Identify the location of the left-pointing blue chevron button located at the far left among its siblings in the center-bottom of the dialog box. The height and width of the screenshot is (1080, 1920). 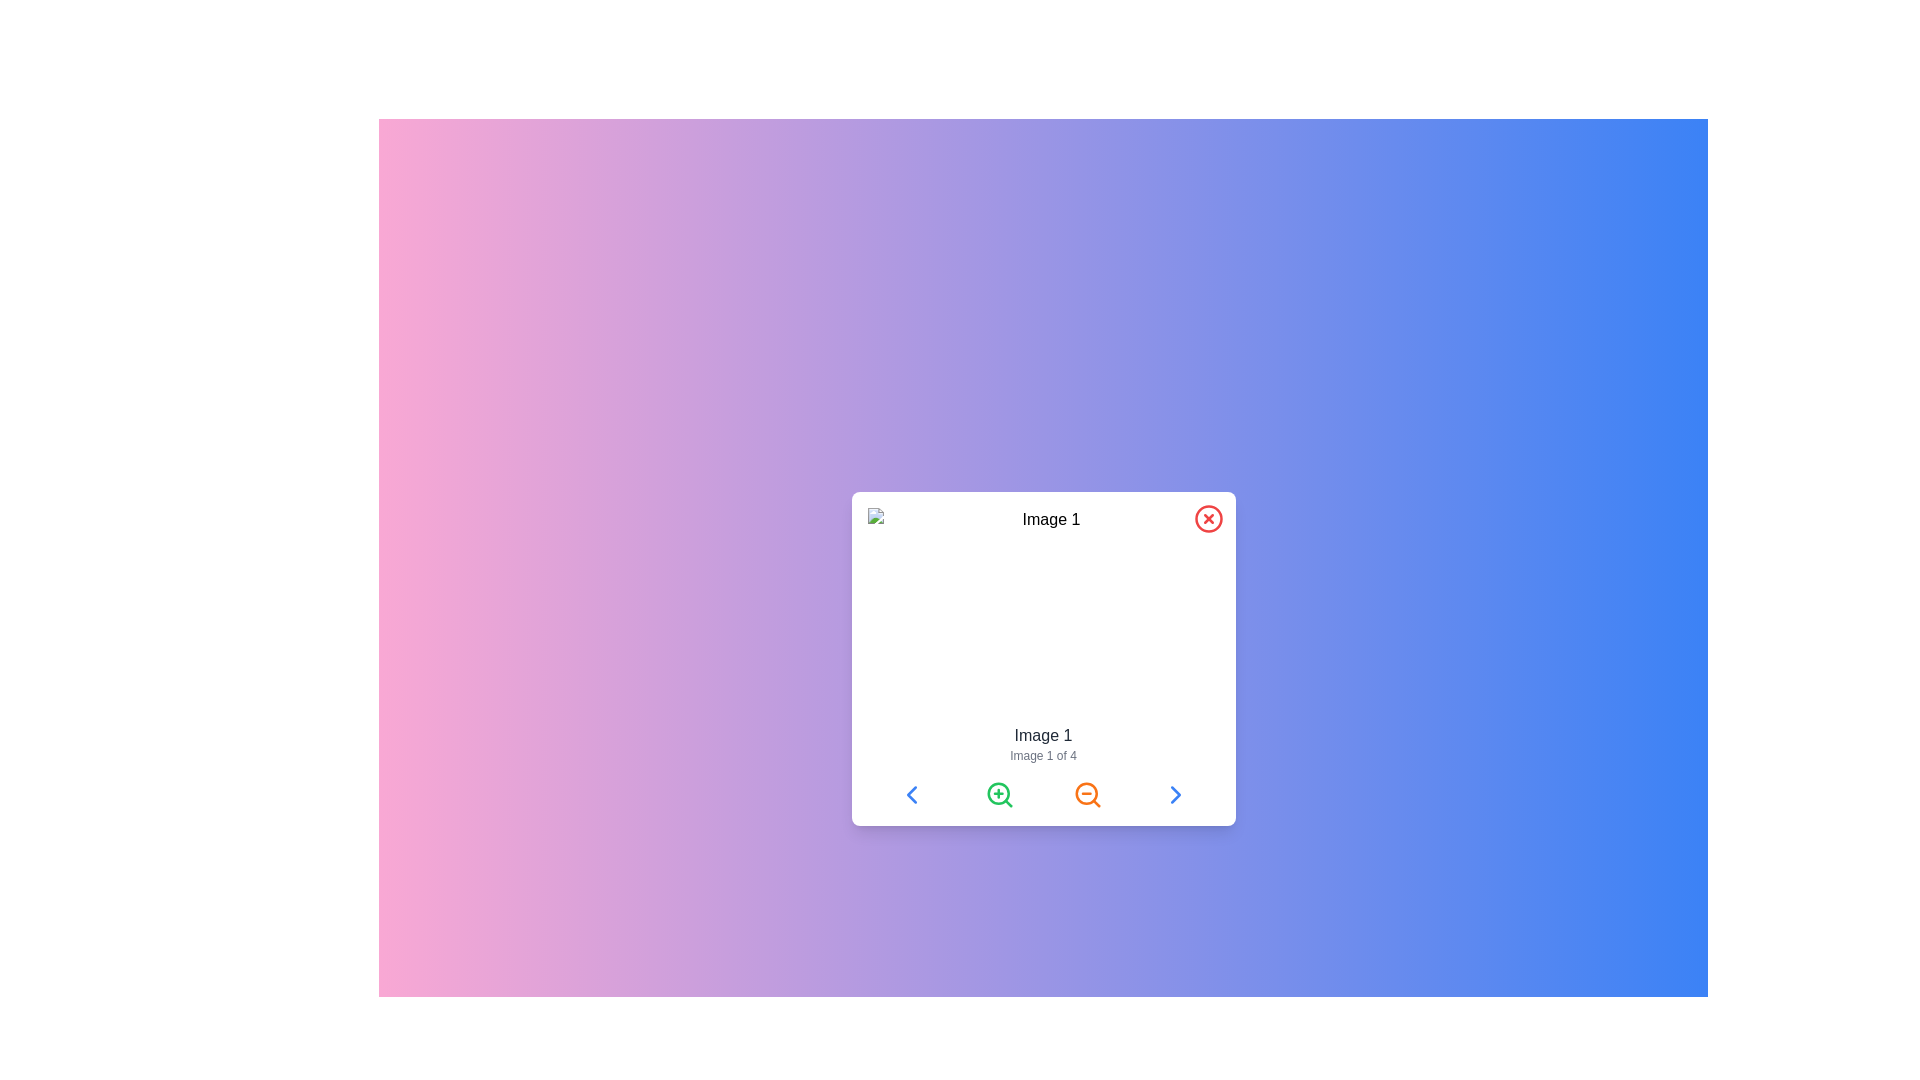
(910, 793).